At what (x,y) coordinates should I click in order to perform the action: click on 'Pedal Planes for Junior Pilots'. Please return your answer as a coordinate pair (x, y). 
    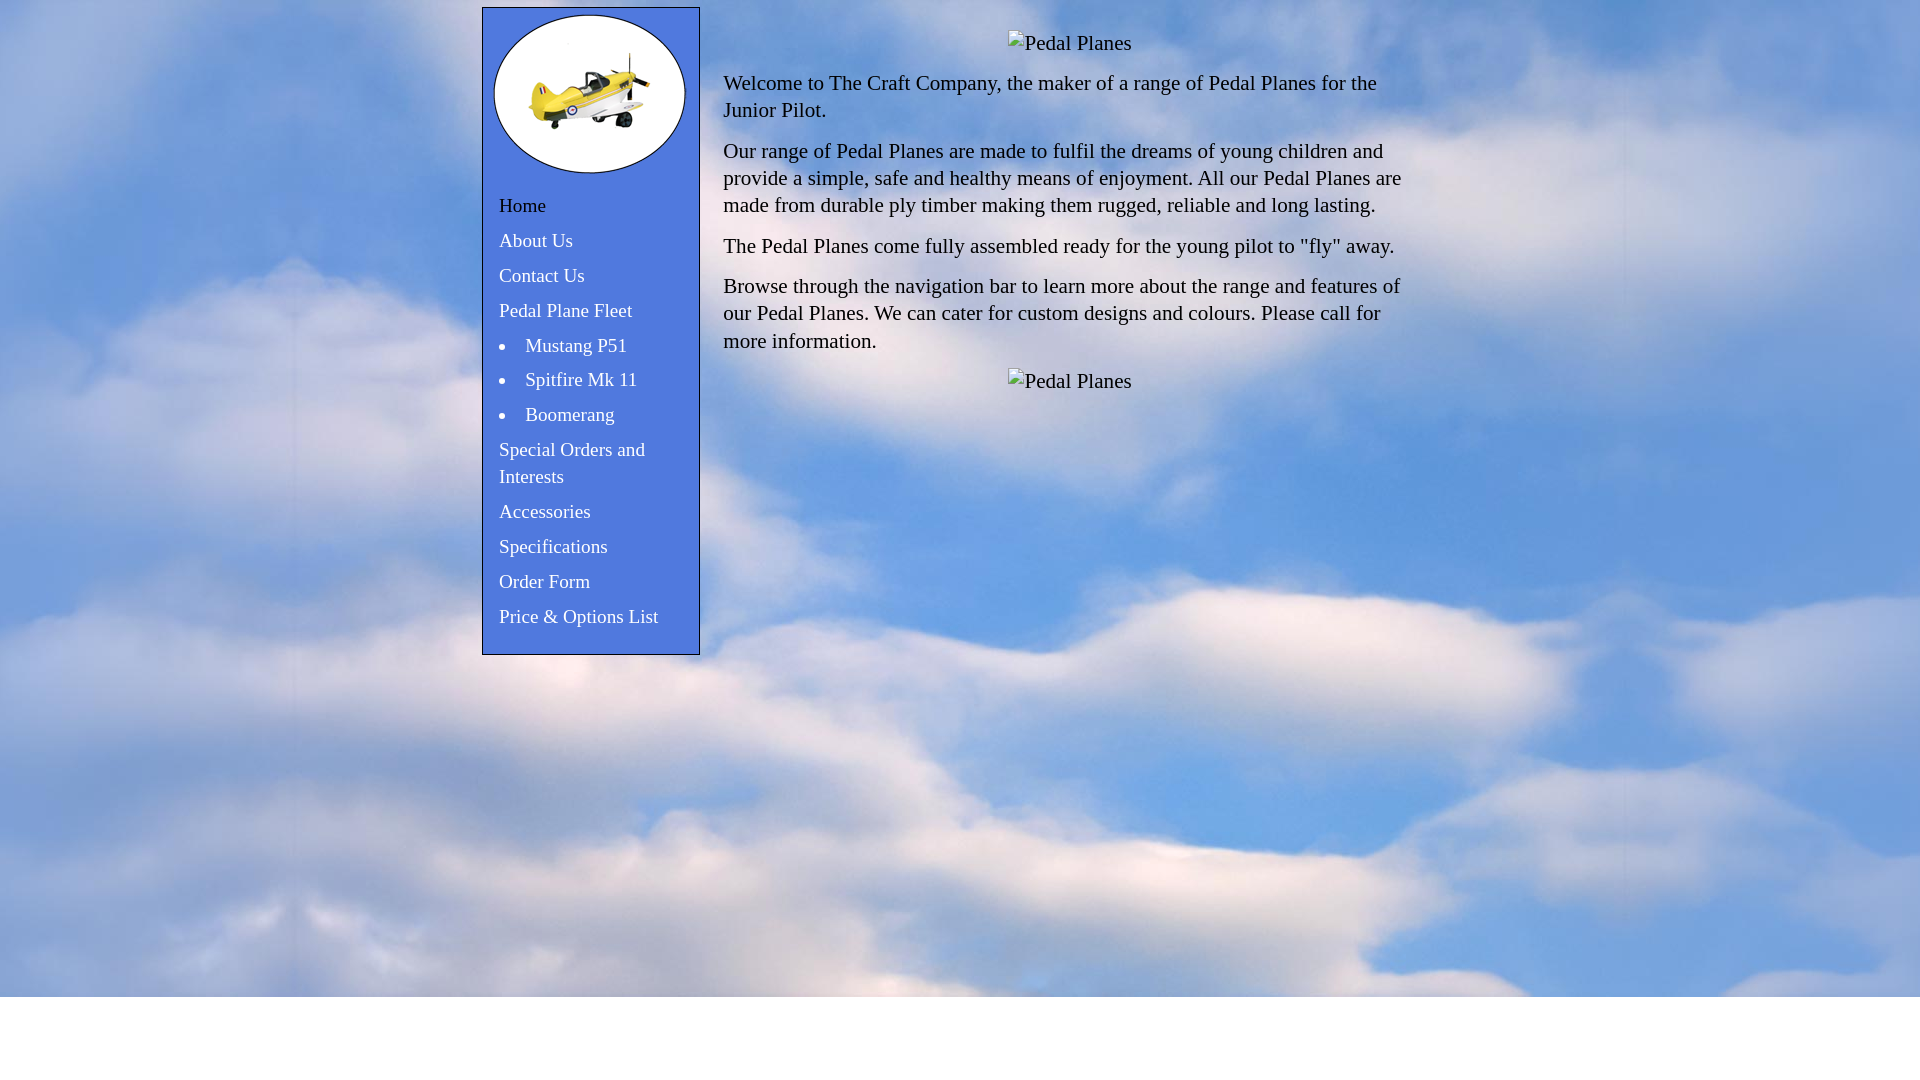
    Looking at the image, I should click on (589, 170).